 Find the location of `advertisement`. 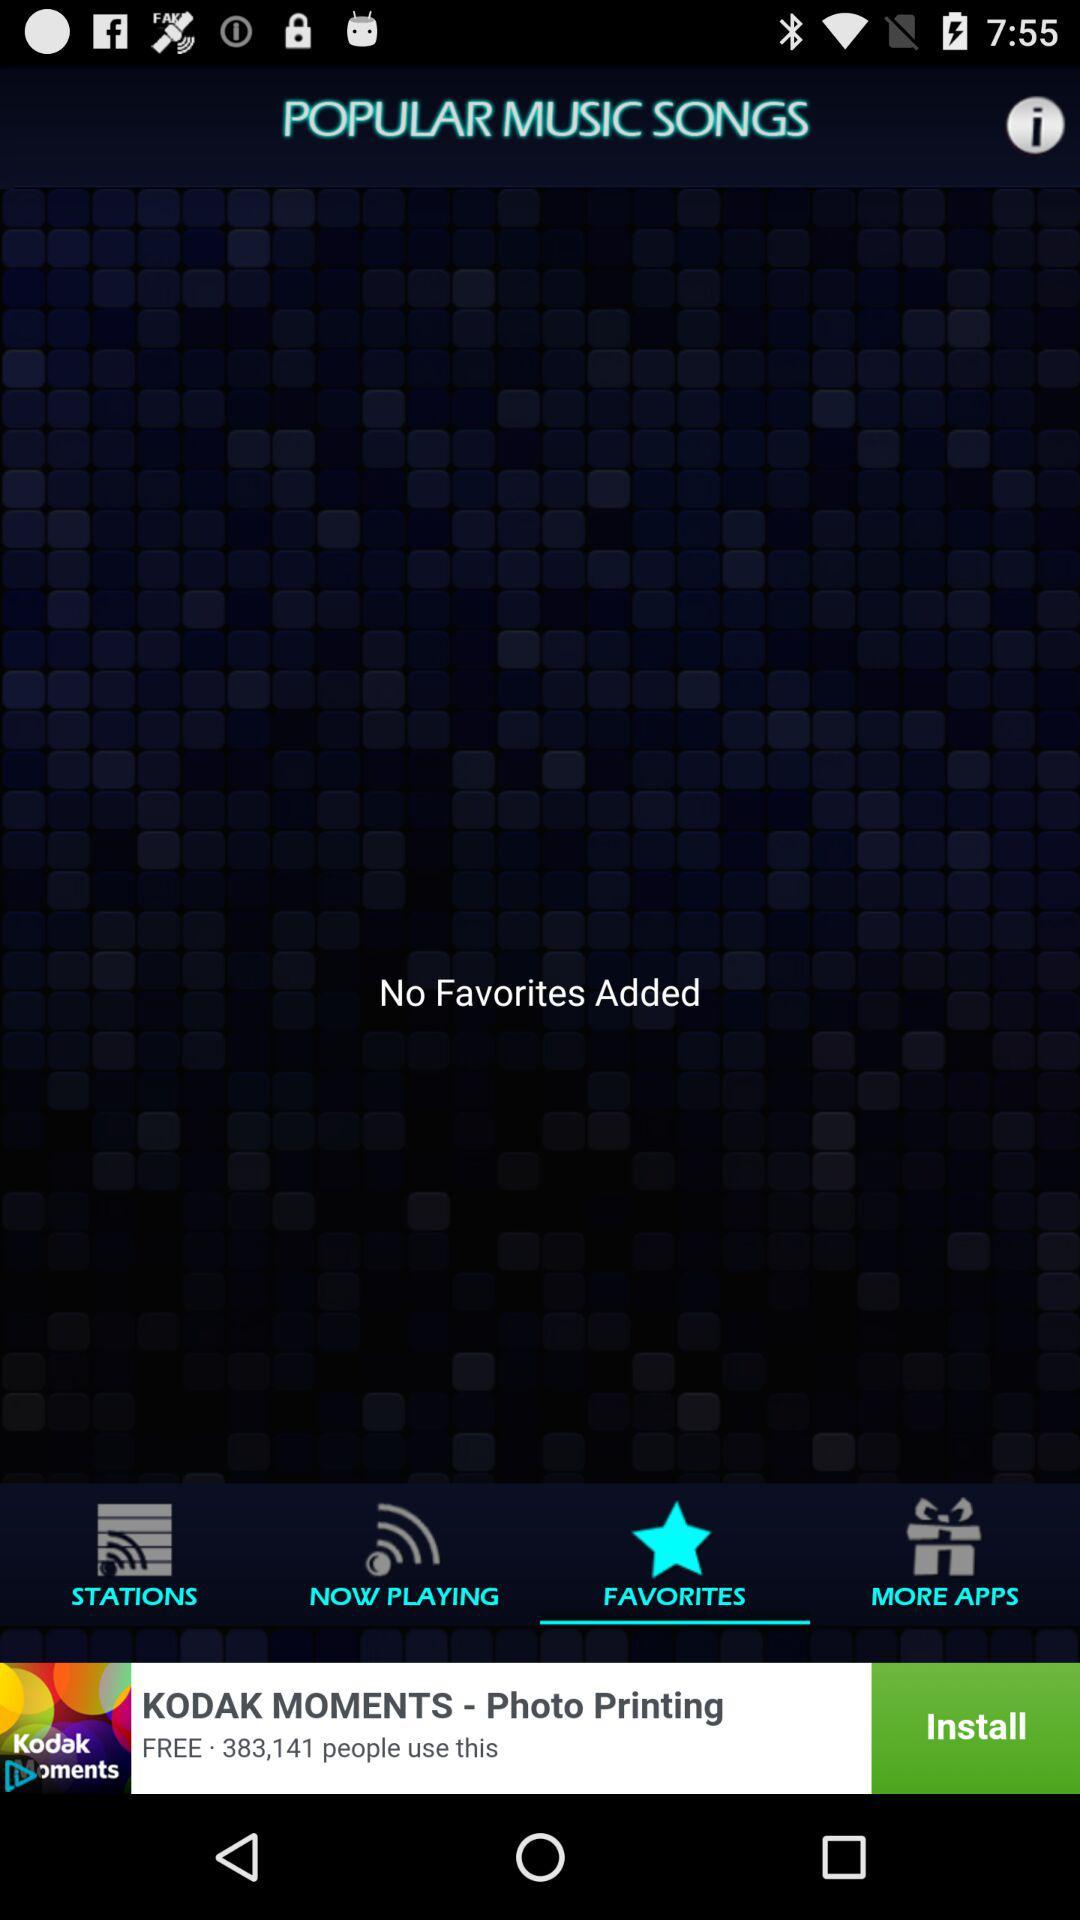

advertisement is located at coordinates (540, 1727).